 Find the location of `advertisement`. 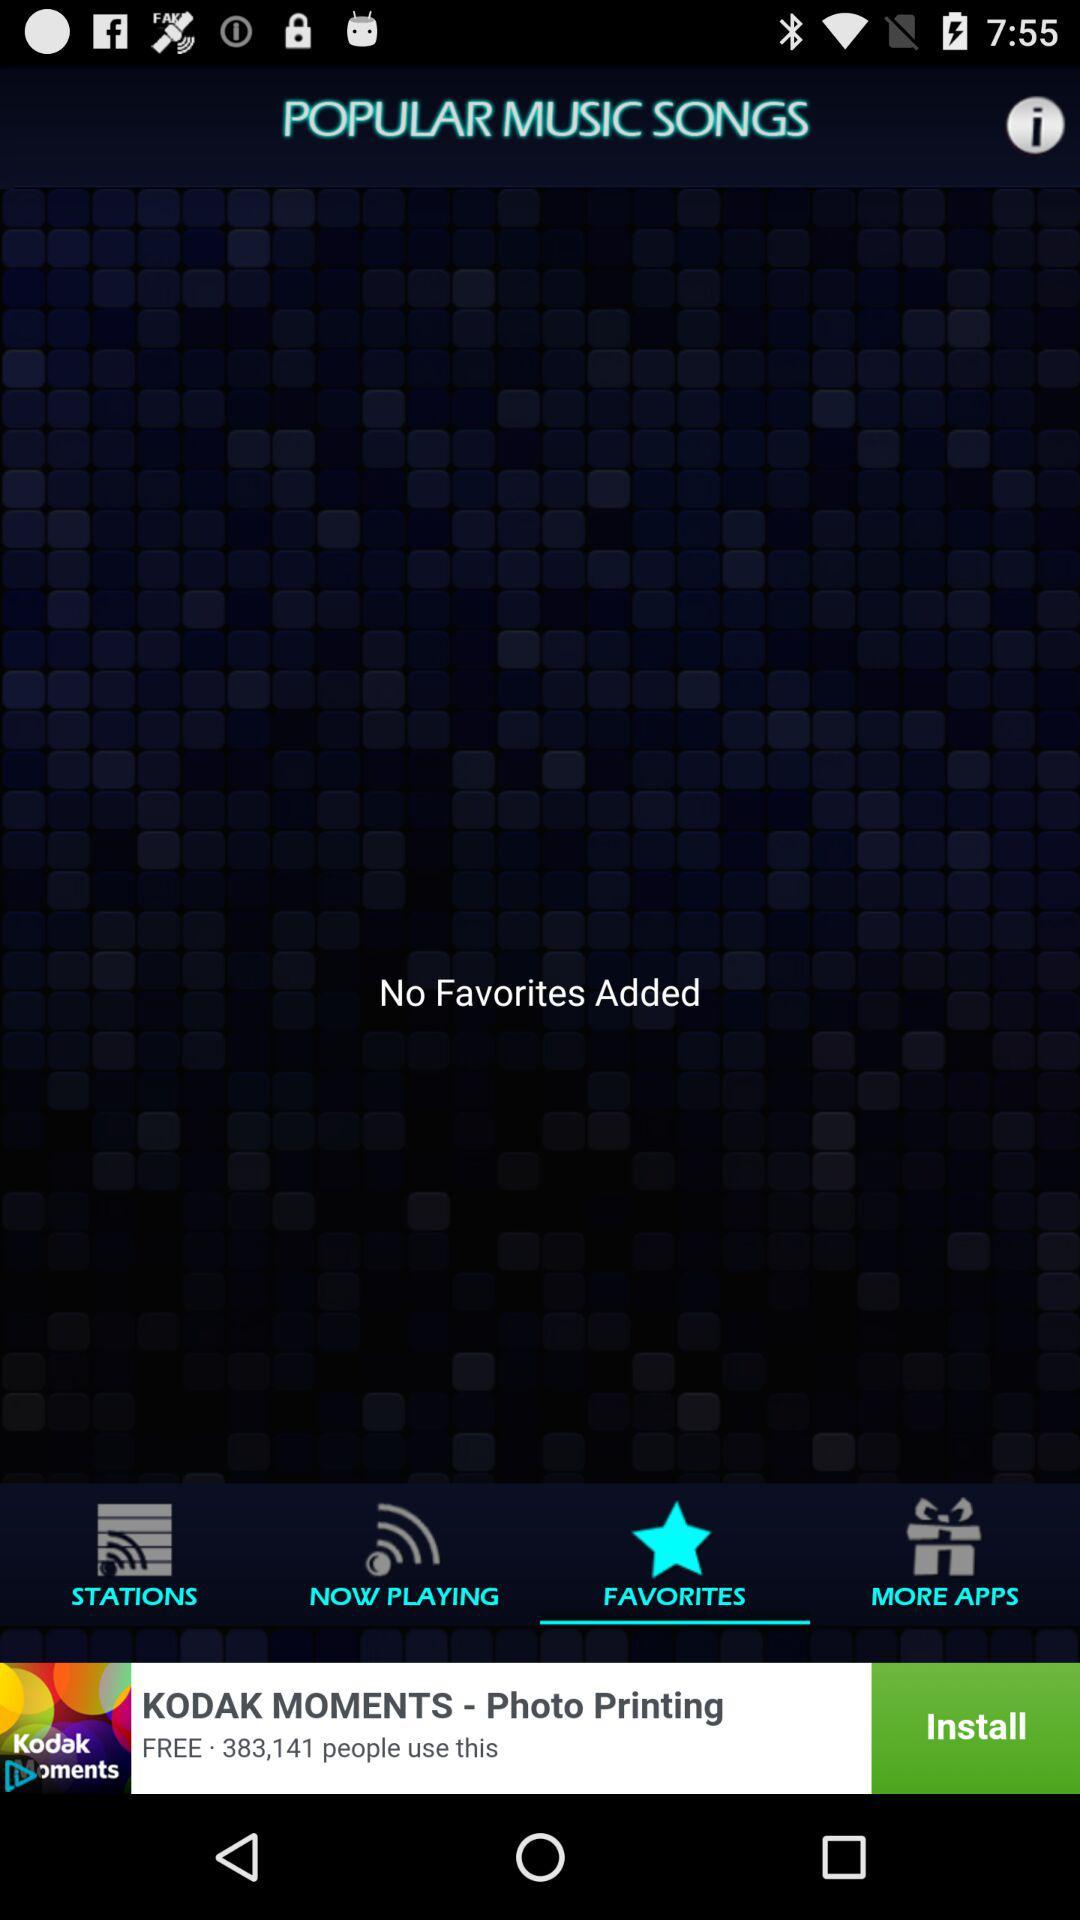

advertisement is located at coordinates (540, 1727).